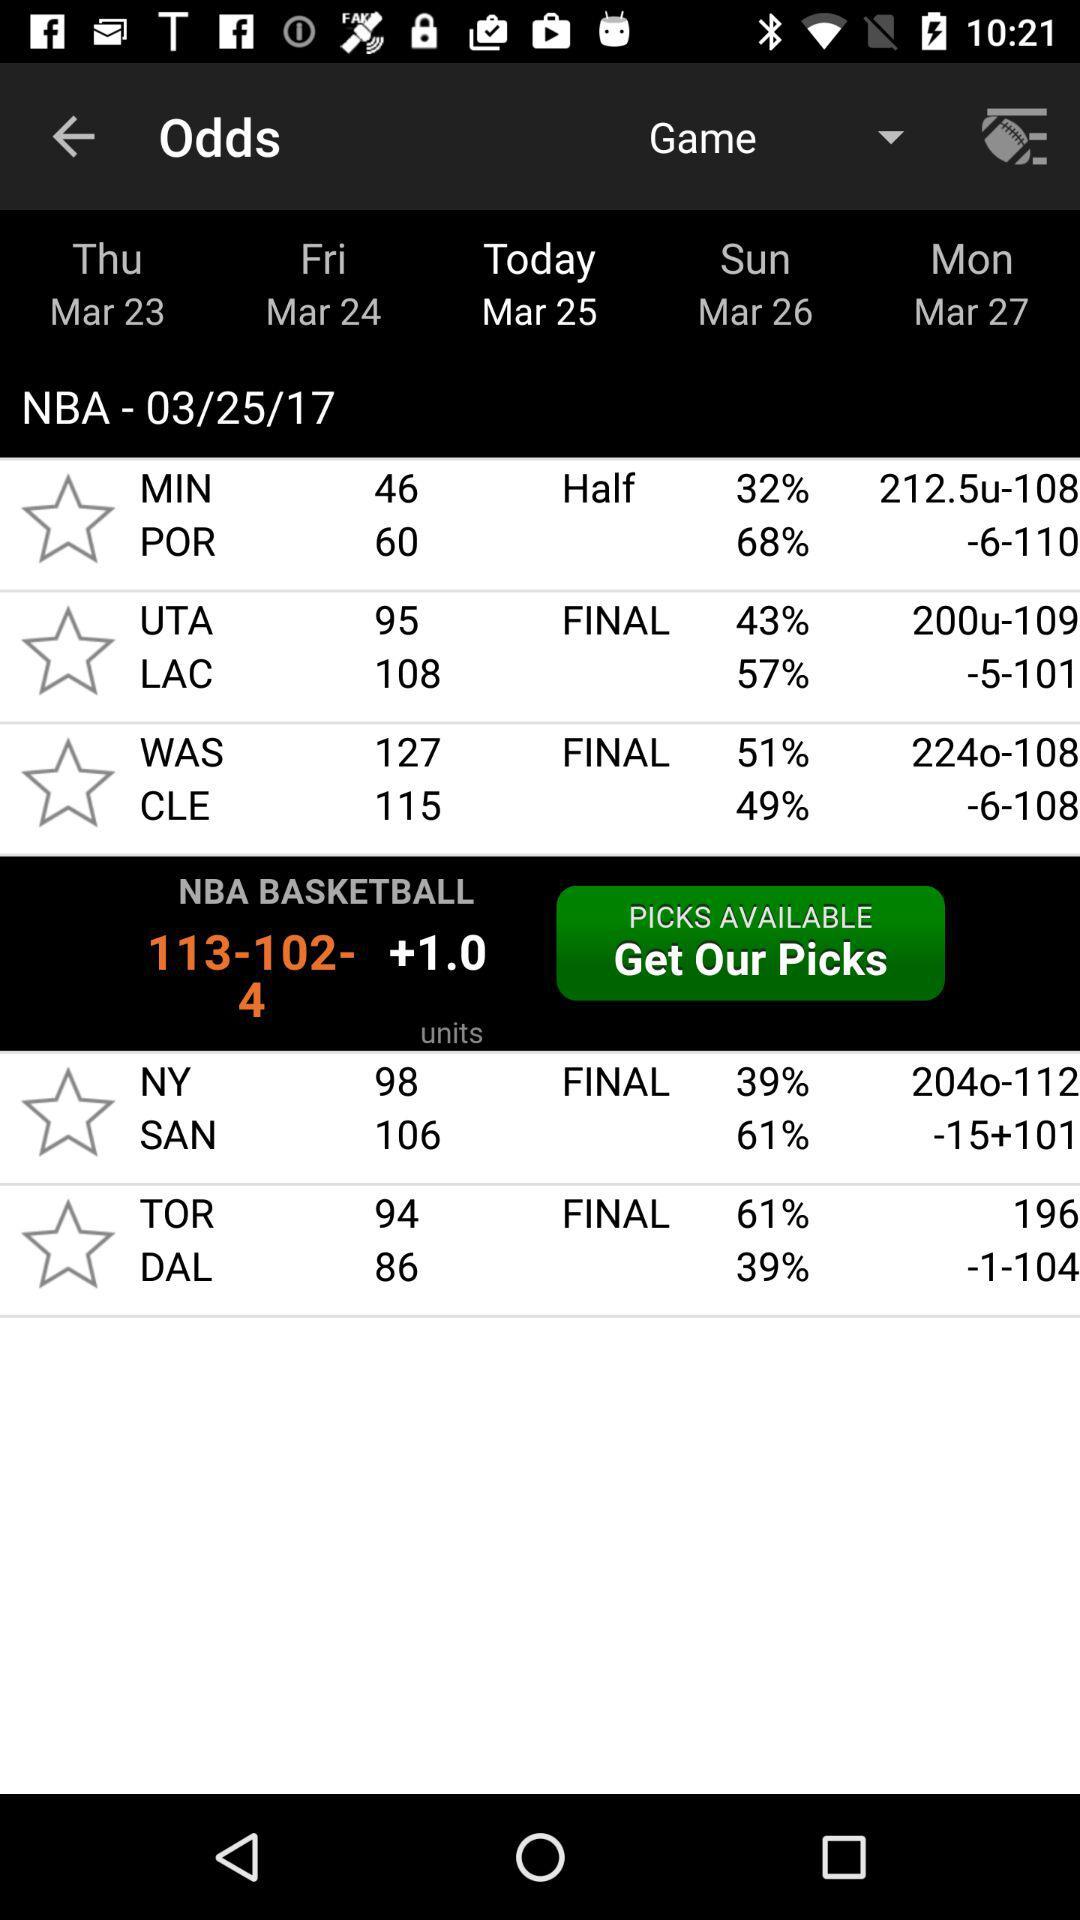  I want to click on announcement, so click(540, 952).